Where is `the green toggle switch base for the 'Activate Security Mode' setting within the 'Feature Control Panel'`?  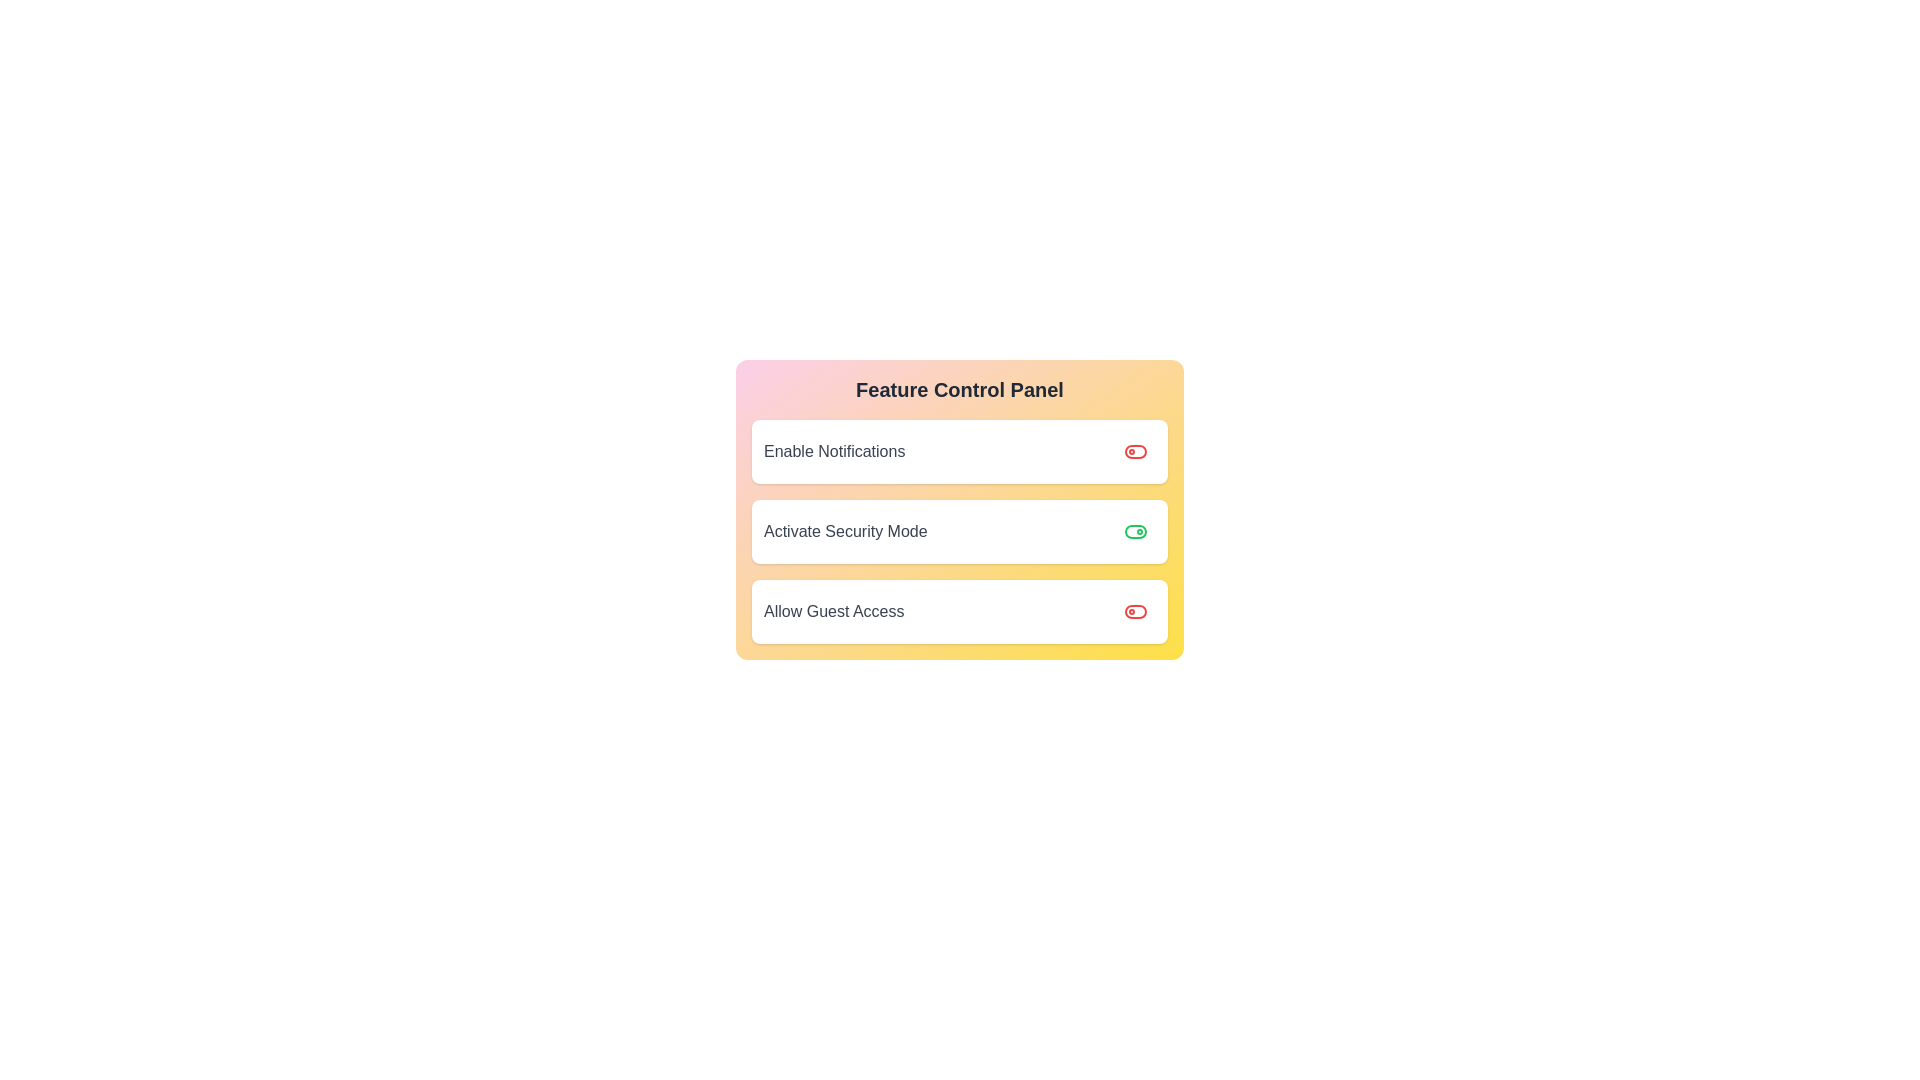 the green toggle switch base for the 'Activate Security Mode' setting within the 'Feature Control Panel' is located at coordinates (1136, 531).